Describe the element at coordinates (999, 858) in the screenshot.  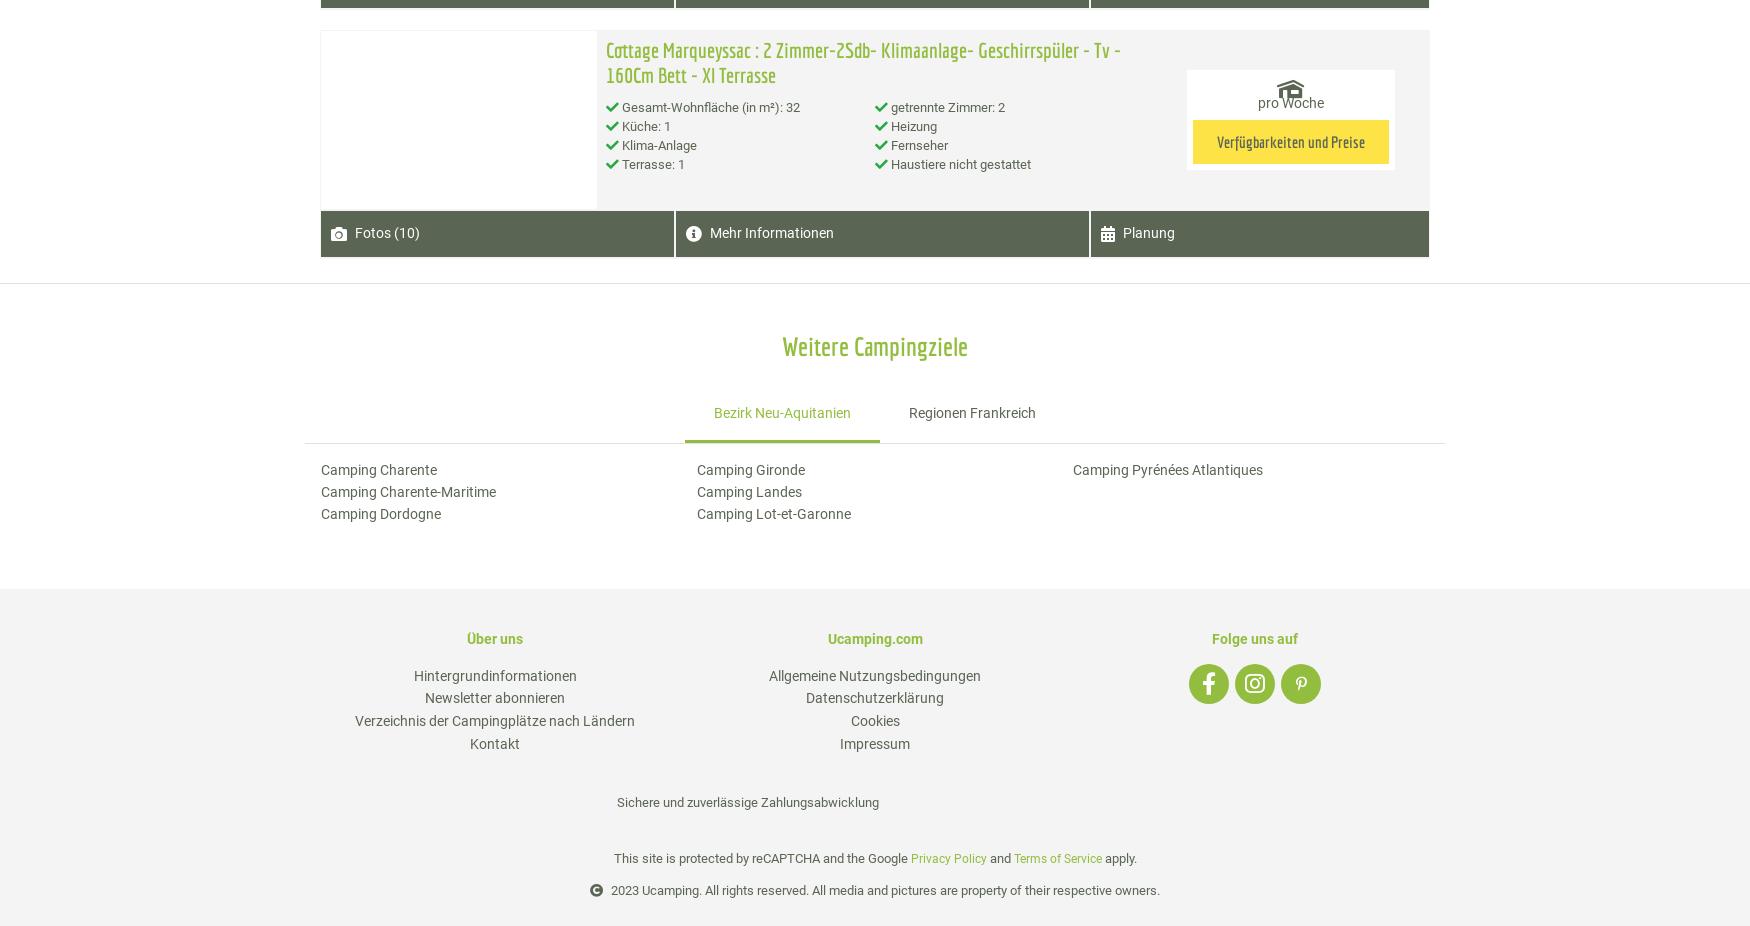
I see `'and'` at that location.